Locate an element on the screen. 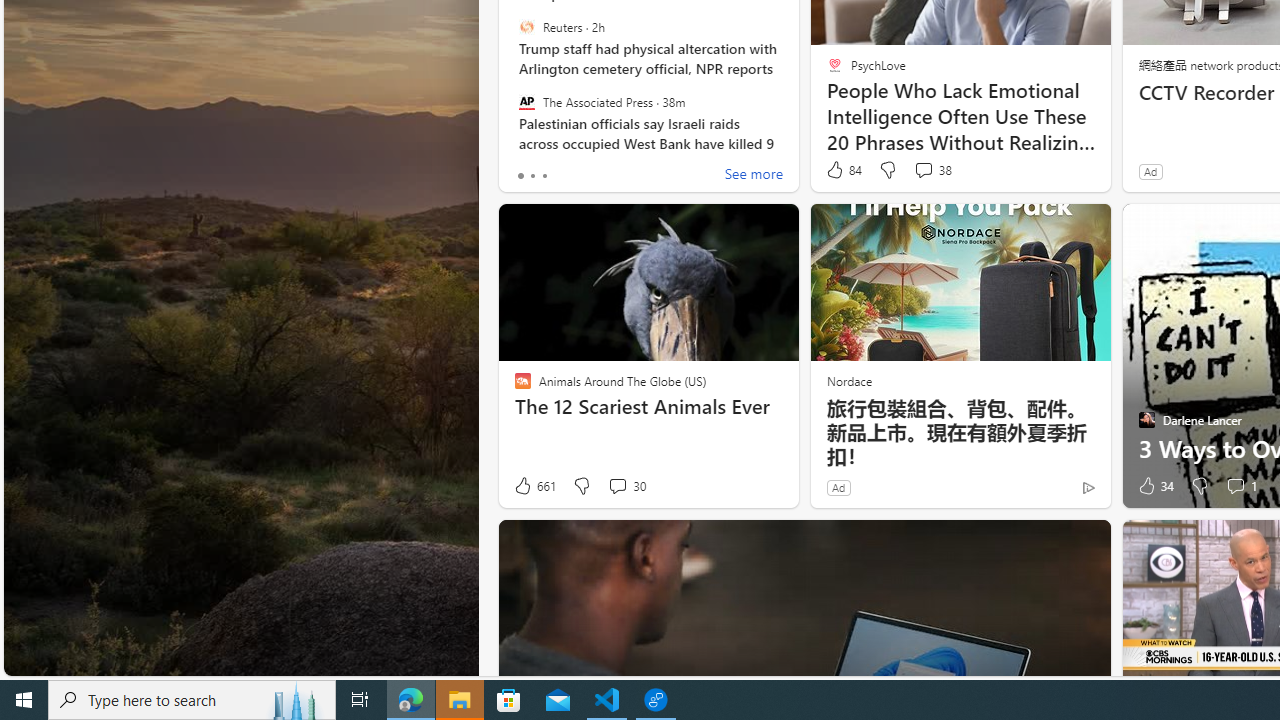 The image size is (1280, 720). 'View comments 30 Comment' is located at coordinates (625, 486).